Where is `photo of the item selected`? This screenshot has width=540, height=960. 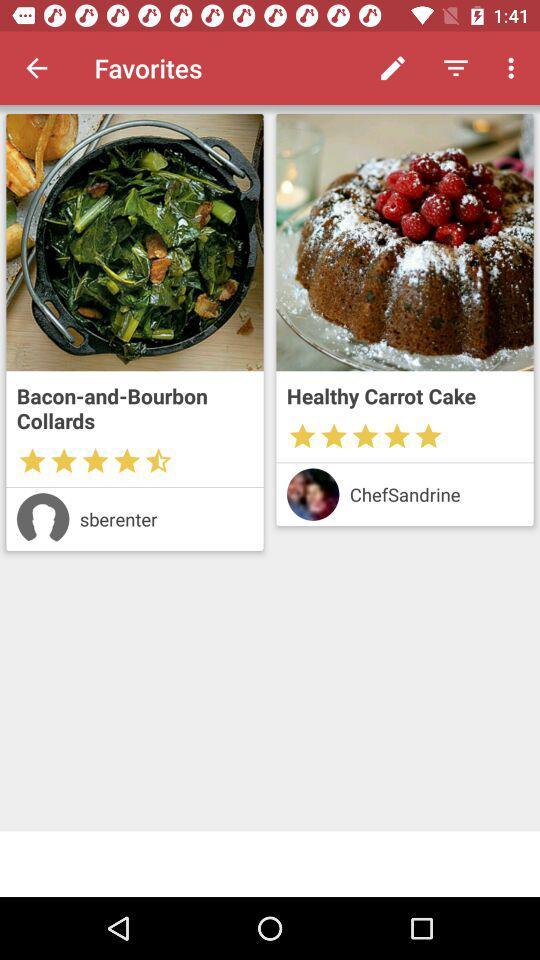
photo of the item selected is located at coordinates (135, 241).